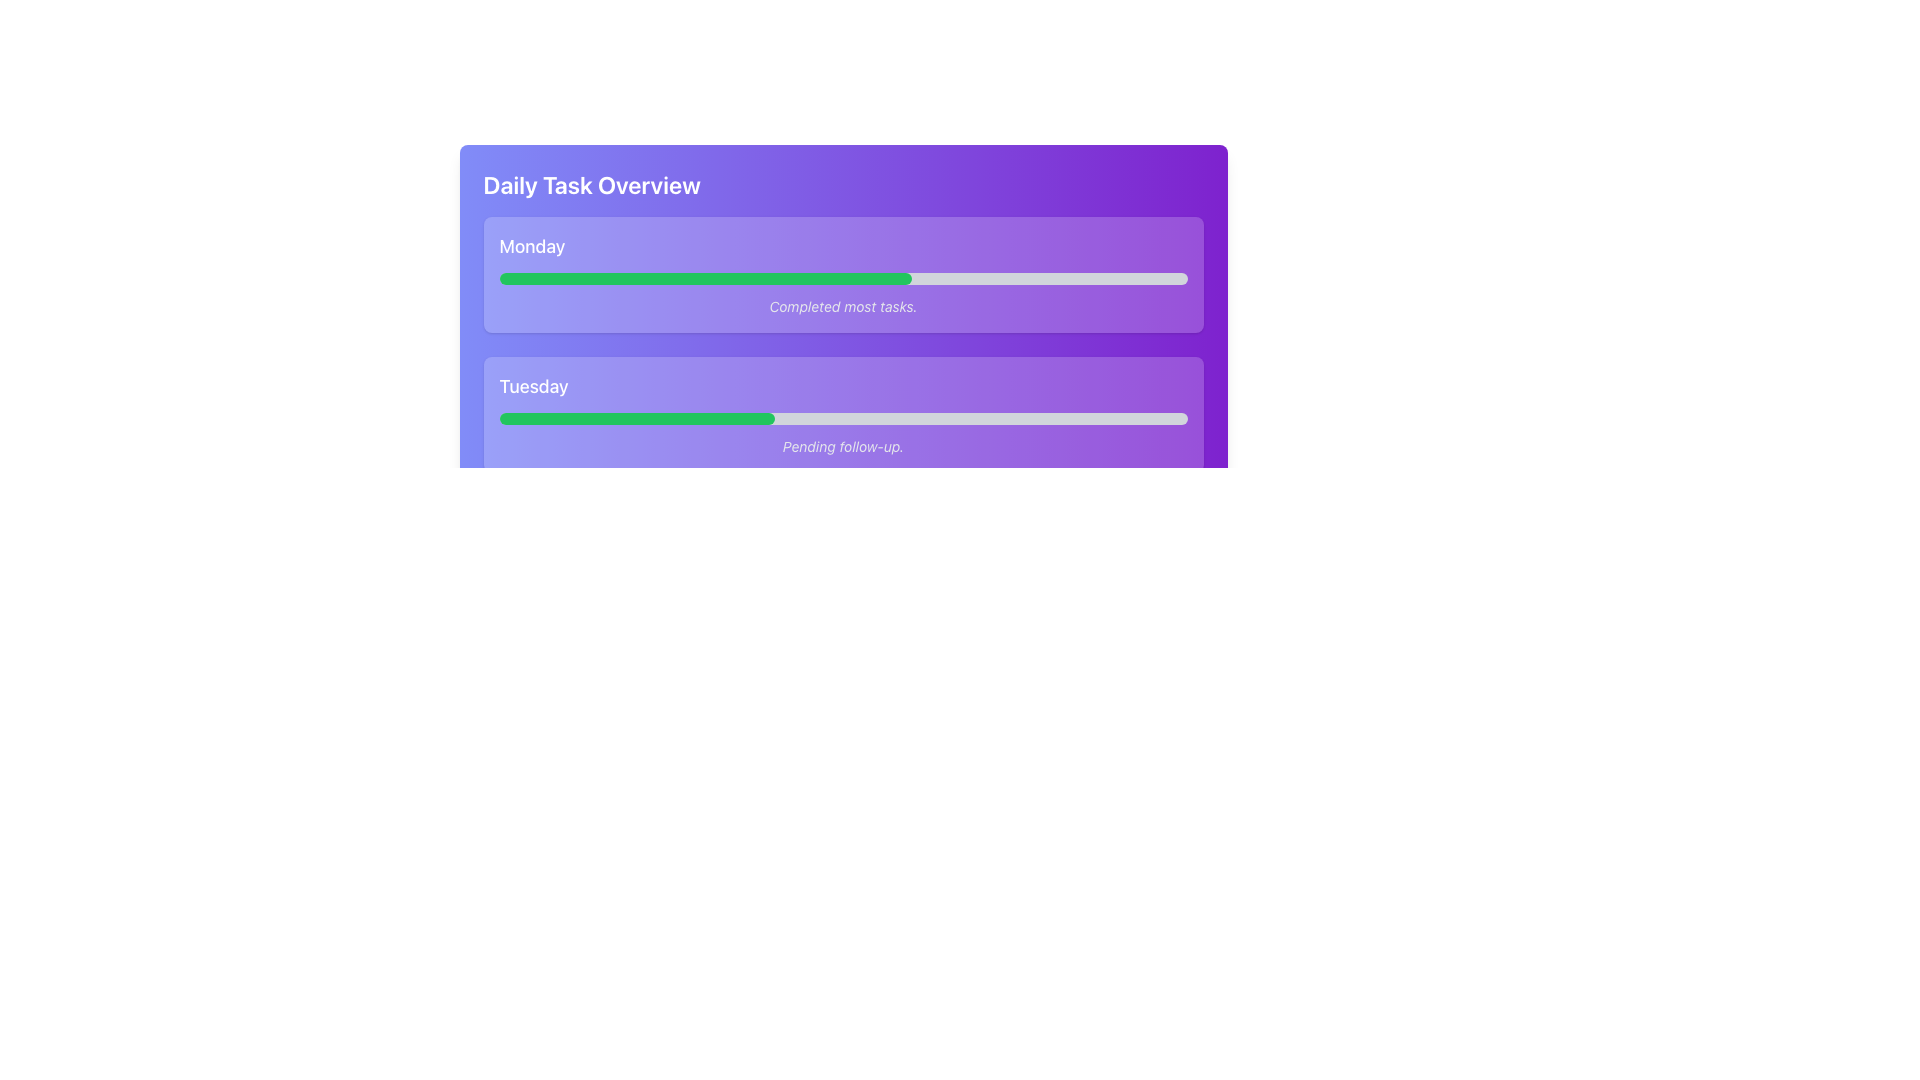 This screenshot has width=1920, height=1080. I want to click on the text label displaying 'Monday' in a bold font on a purple gradient background, which is located at the top left of the first task section in the 'Daily Task Overview' interface, so click(532, 245).